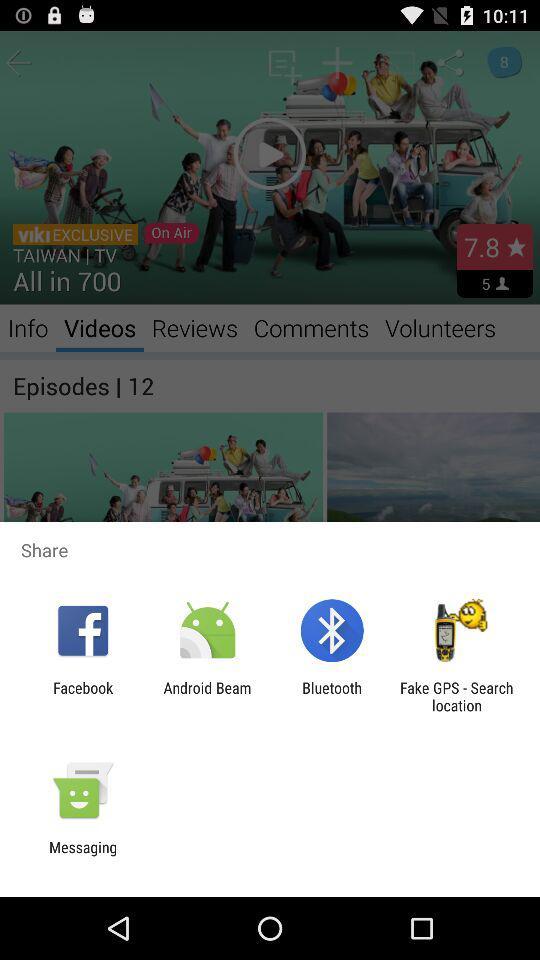 The height and width of the screenshot is (960, 540). I want to click on the bluetooth app, so click(332, 696).